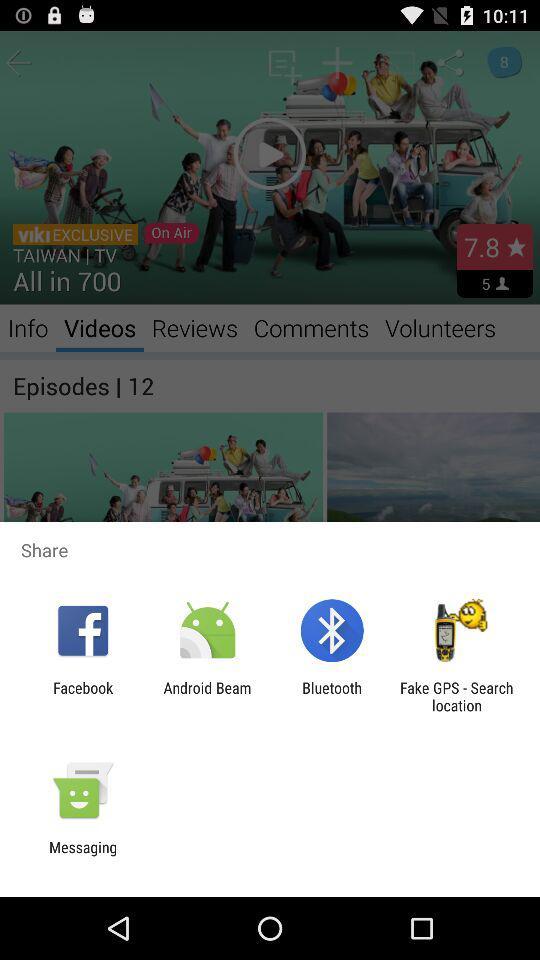 The height and width of the screenshot is (960, 540). I want to click on the bluetooth app, so click(332, 696).